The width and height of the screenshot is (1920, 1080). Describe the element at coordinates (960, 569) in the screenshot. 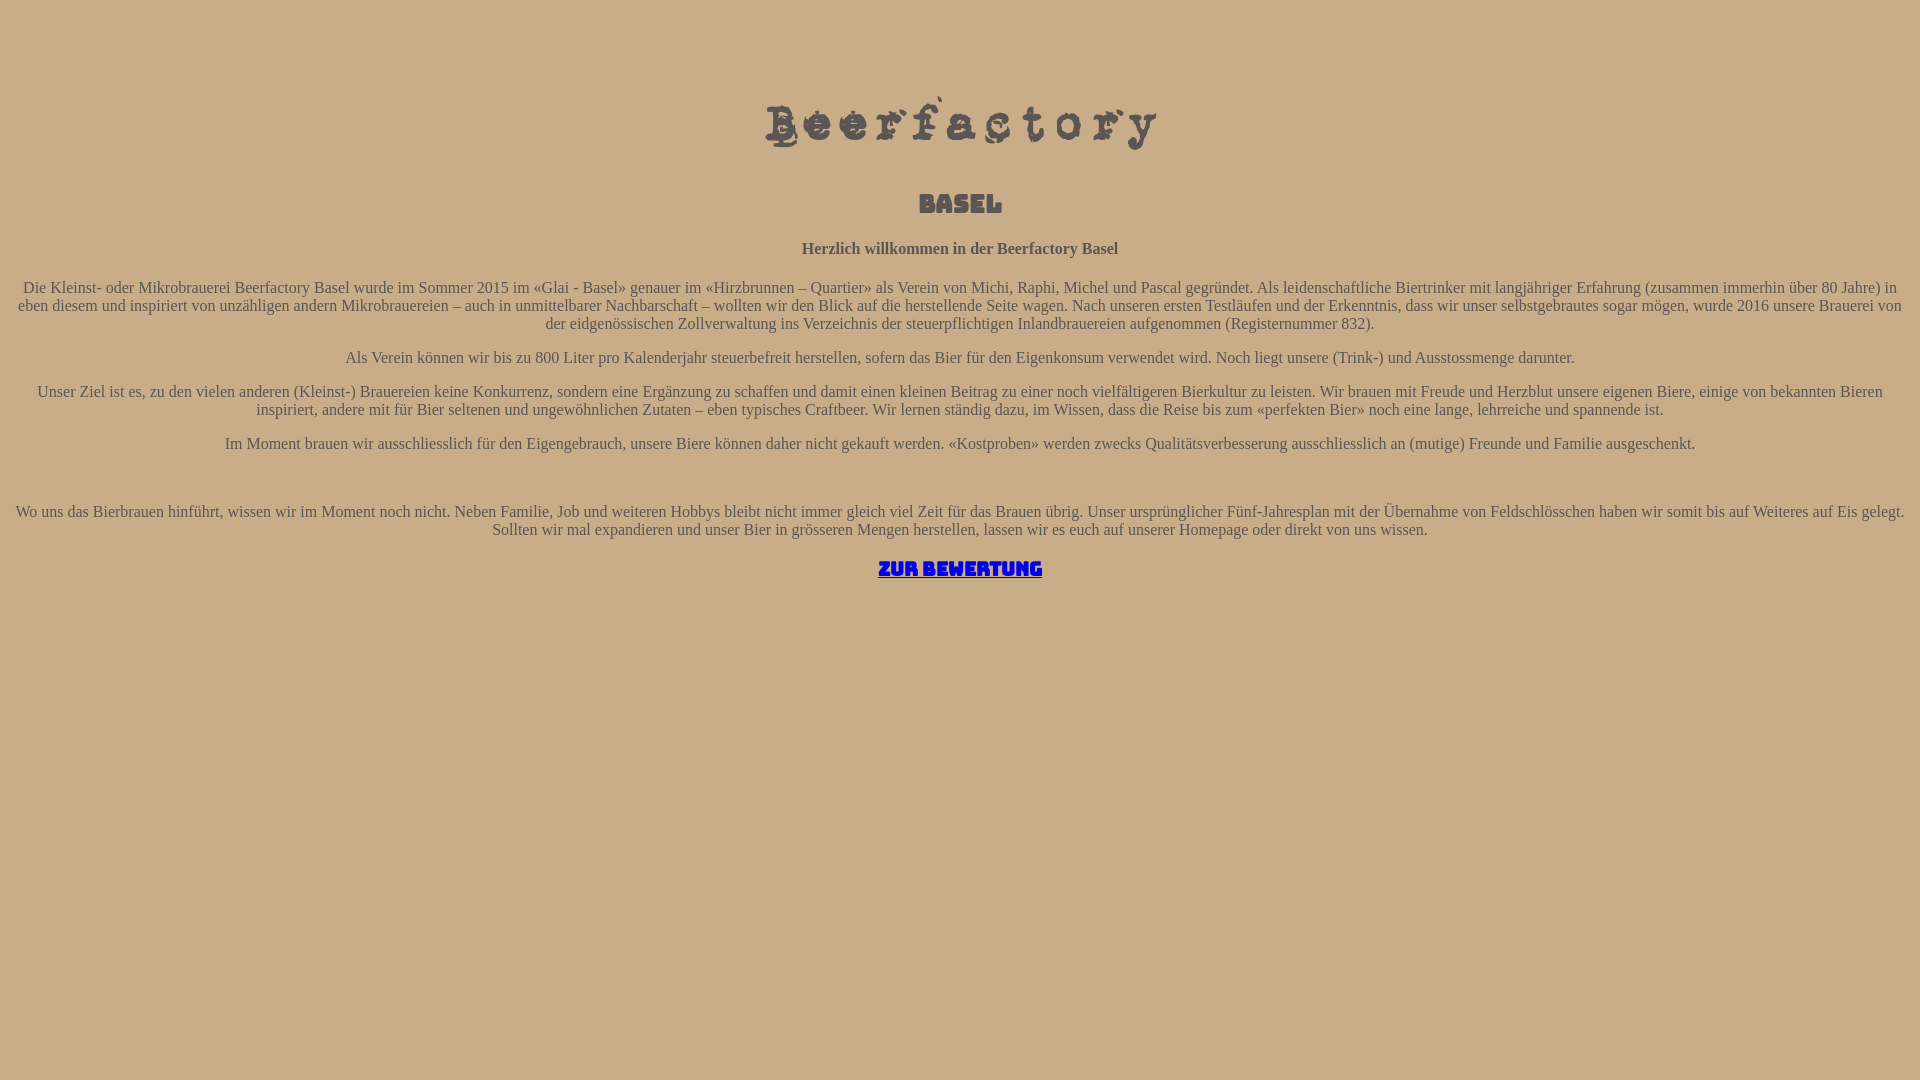

I see `'Zur Bewertung'` at that location.